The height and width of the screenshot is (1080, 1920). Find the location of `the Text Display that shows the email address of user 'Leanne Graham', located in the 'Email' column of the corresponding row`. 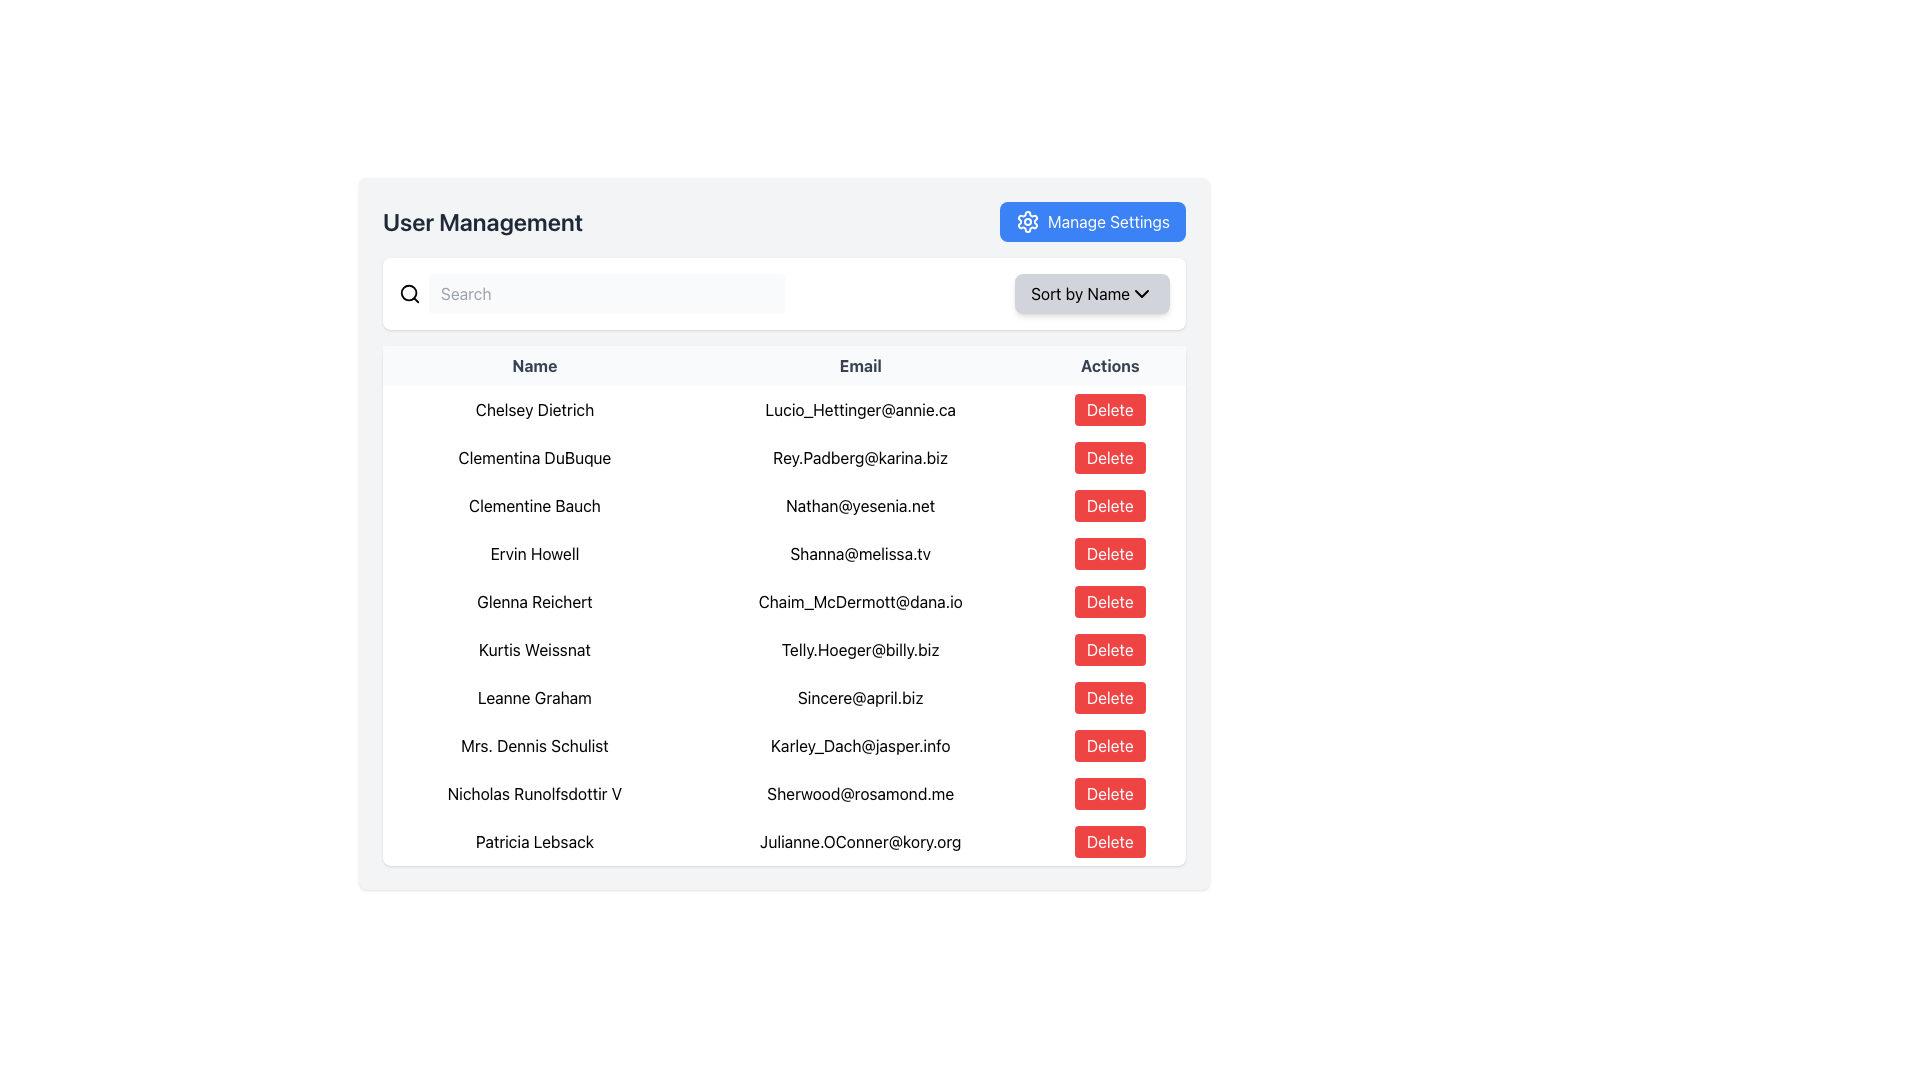

the Text Display that shows the email address of user 'Leanne Graham', located in the 'Email' column of the corresponding row is located at coordinates (860, 697).